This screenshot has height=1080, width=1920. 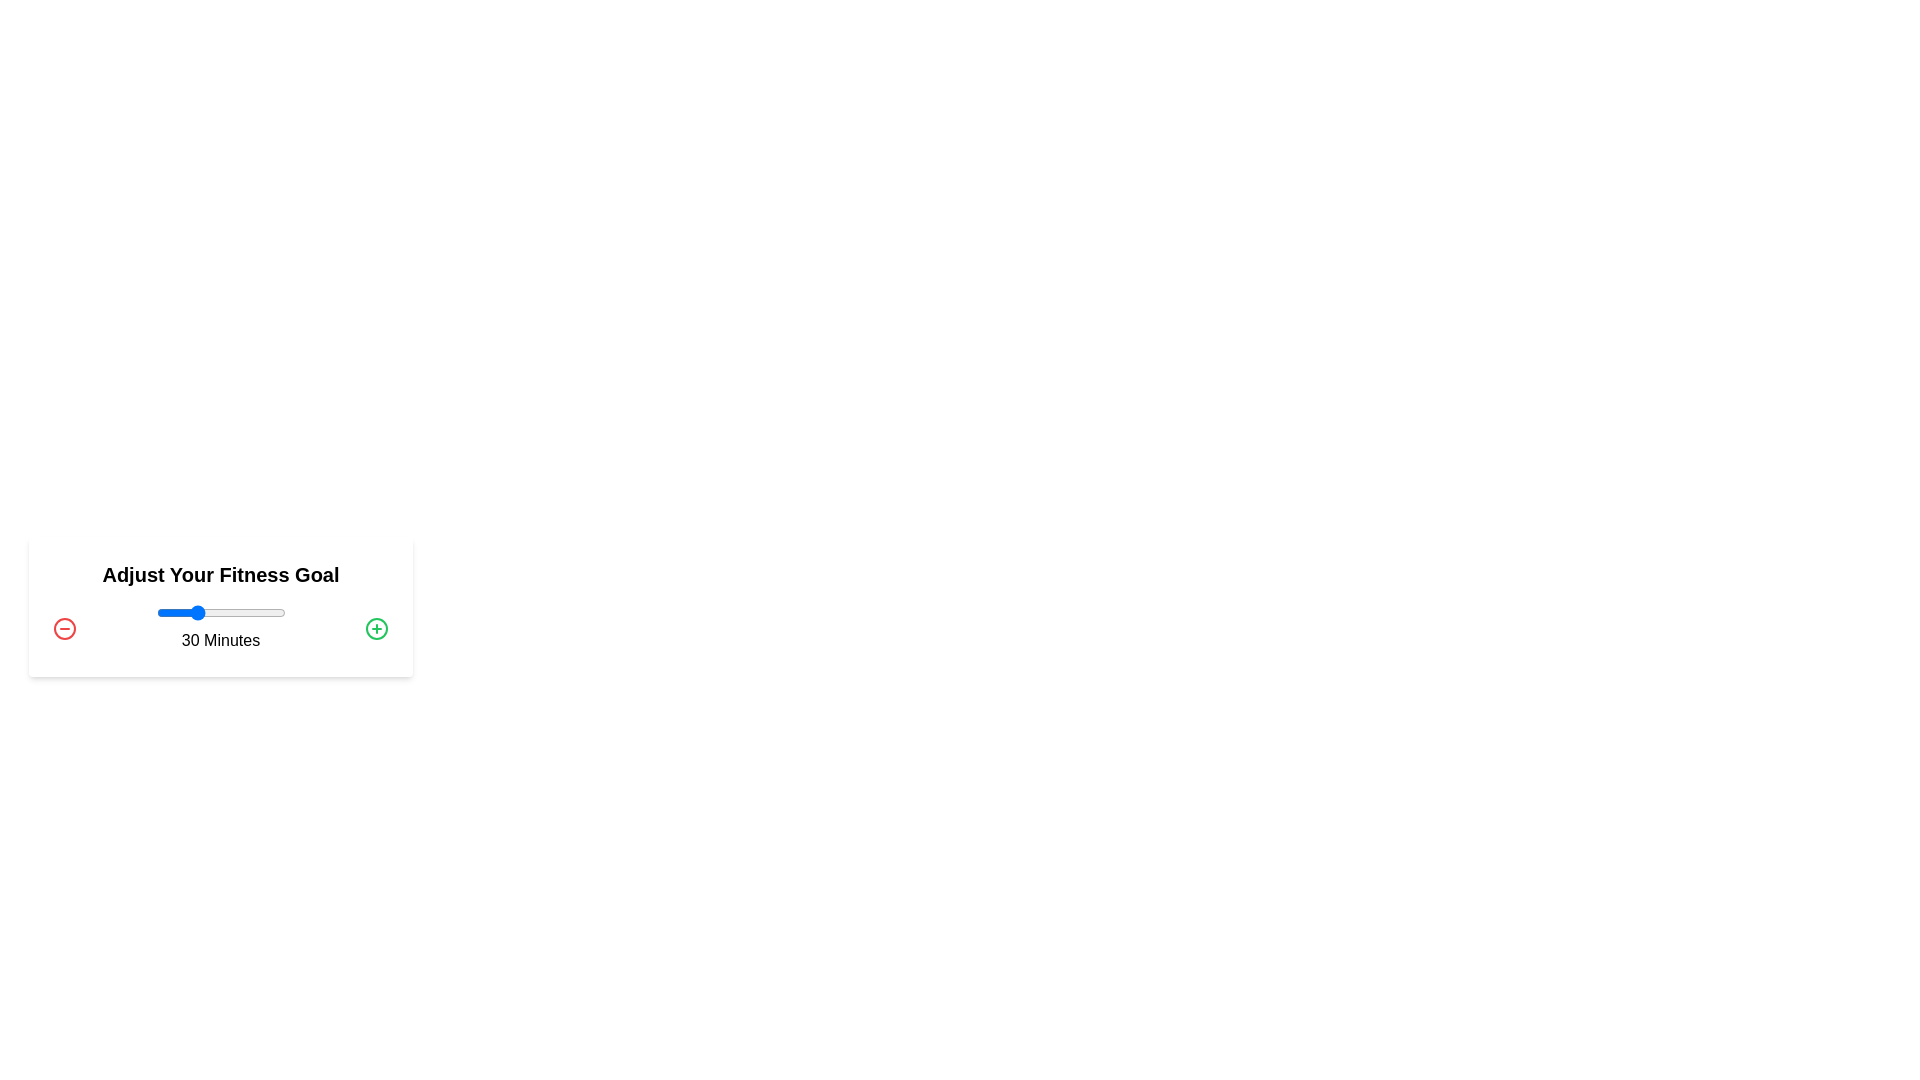 I want to click on fitness goal, so click(x=259, y=612).